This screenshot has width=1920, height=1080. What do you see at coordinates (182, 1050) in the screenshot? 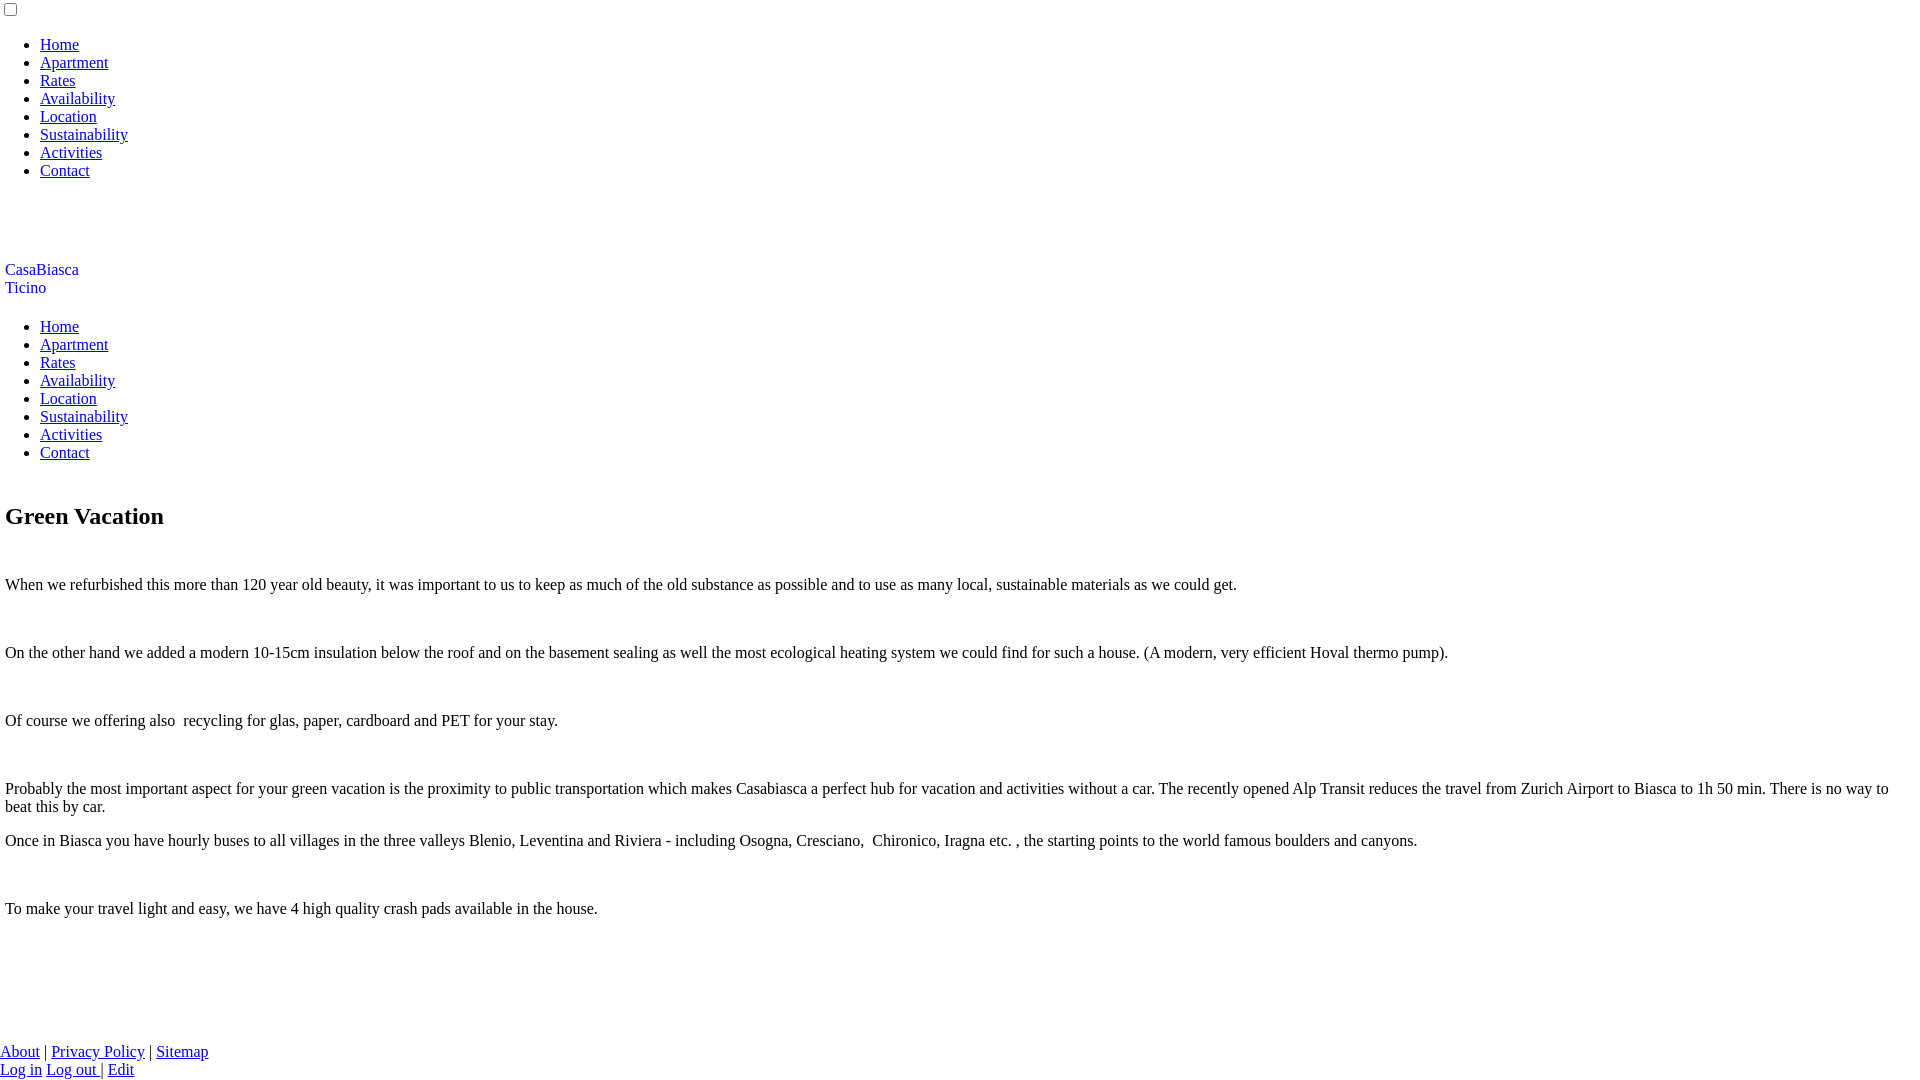
I see `'Sitemap'` at bounding box center [182, 1050].